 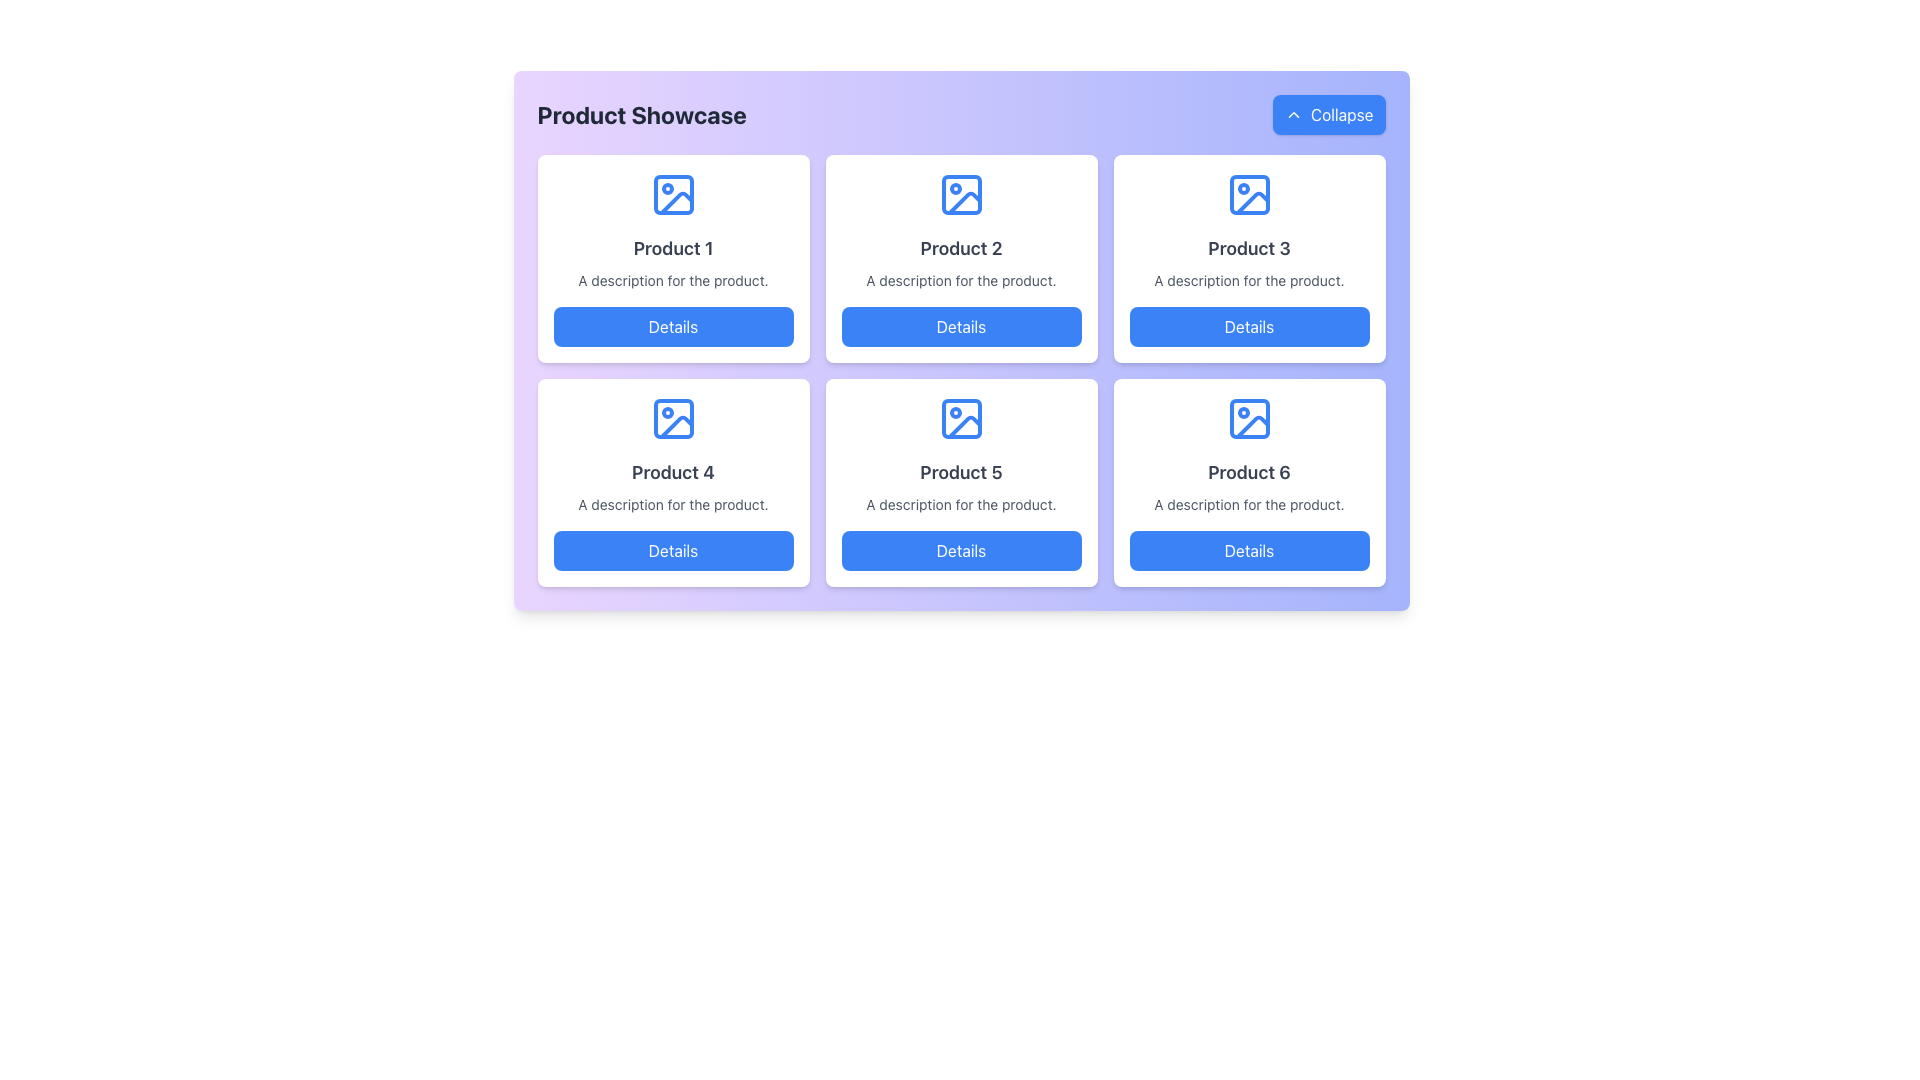 I want to click on text description that says 'A description for the product.' which is styled with a smaller font size and light gray color, located in the second product card in the top row, below the 'Product 2' title and above the 'Details' button, so click(x=961, y=281).